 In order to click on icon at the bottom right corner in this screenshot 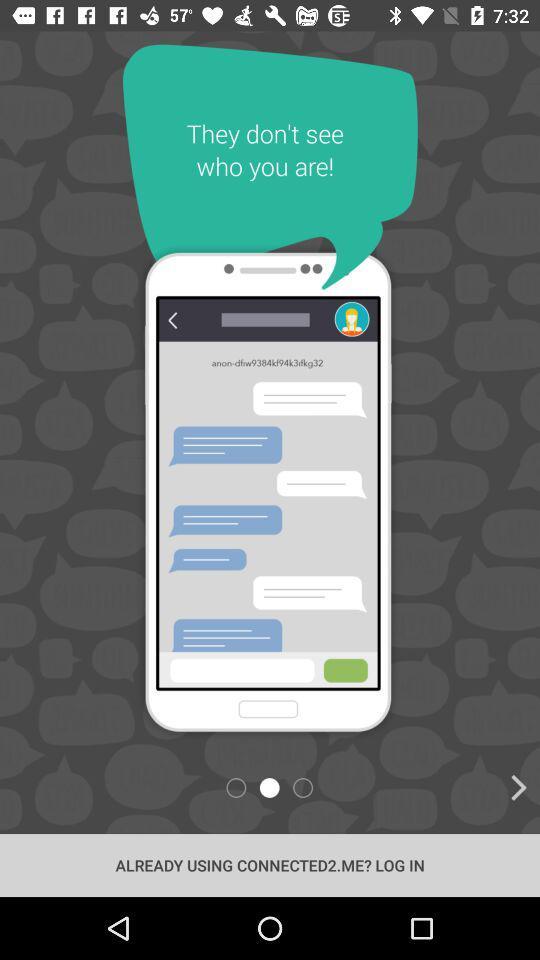, I will do `click(422, 787)`.